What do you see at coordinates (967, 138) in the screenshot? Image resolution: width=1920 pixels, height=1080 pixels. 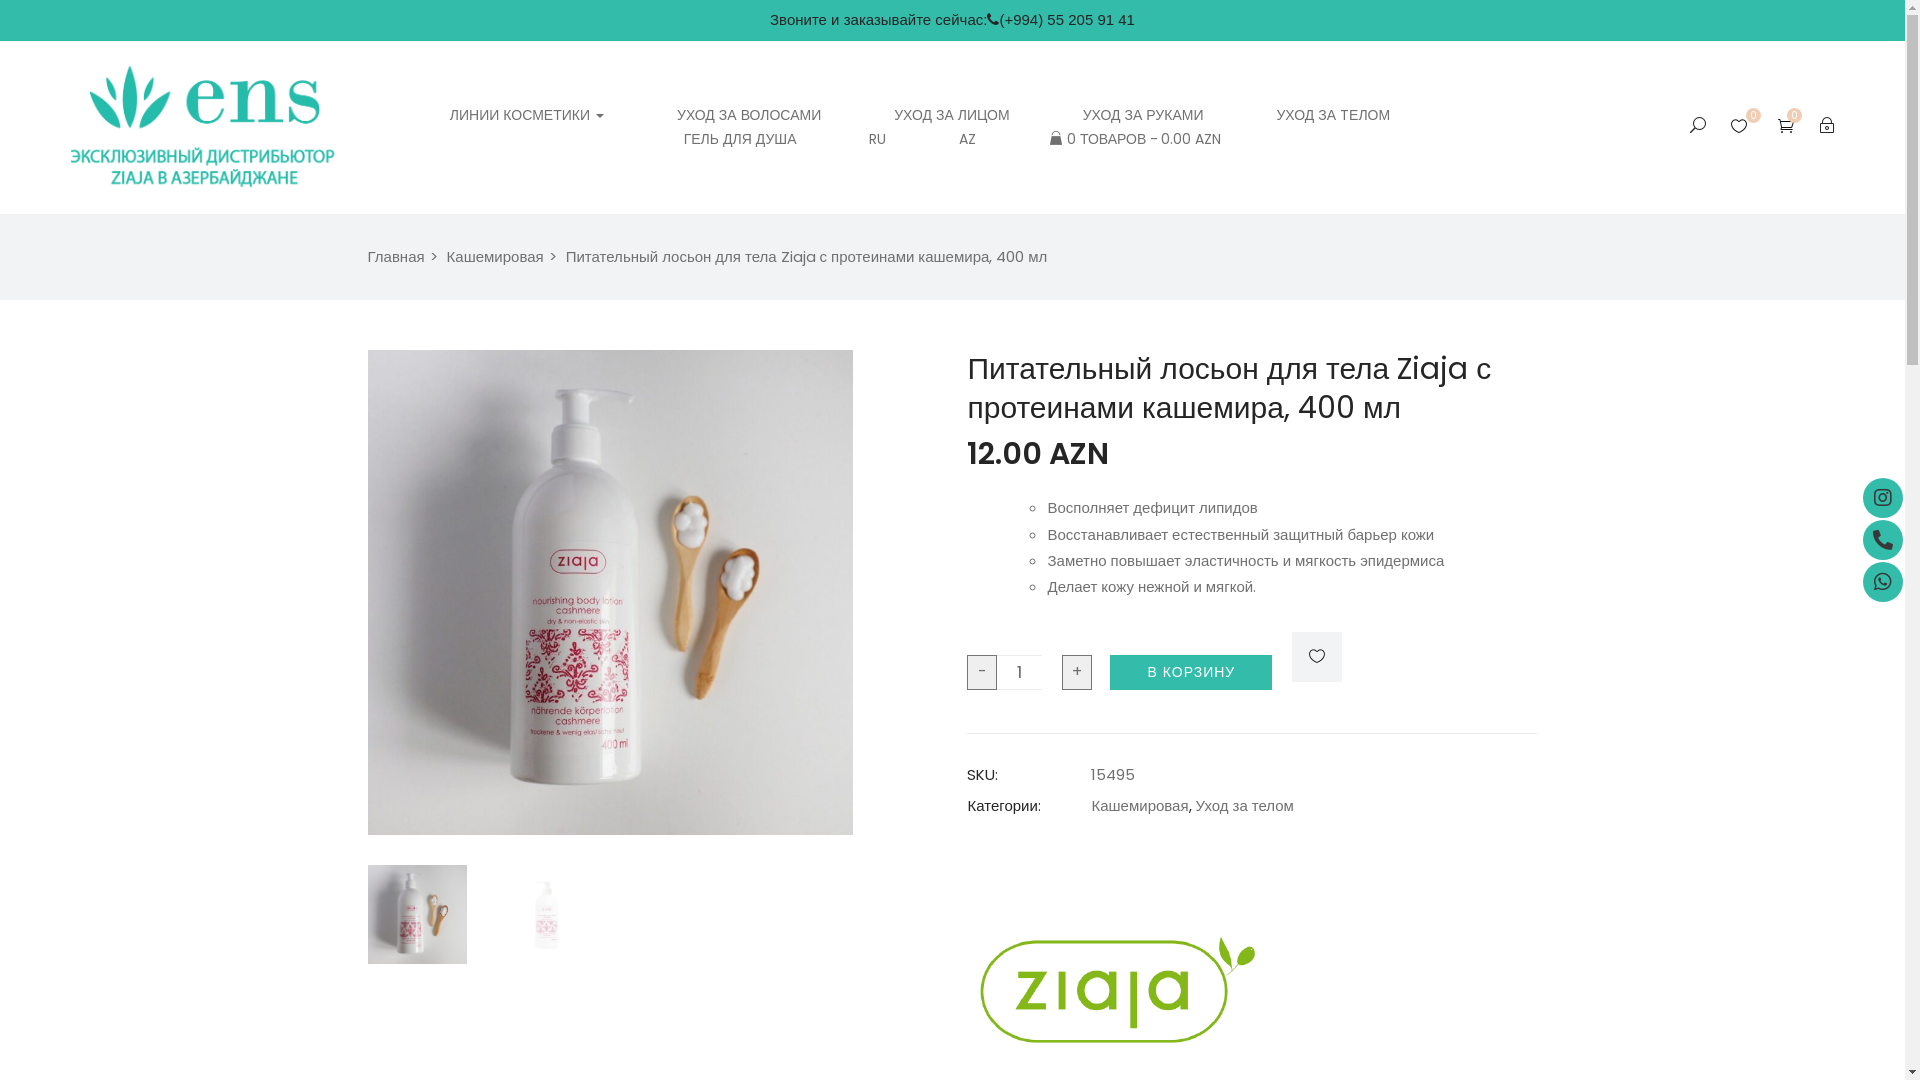 I see `'AZ'` at bounding box center [967, 138].